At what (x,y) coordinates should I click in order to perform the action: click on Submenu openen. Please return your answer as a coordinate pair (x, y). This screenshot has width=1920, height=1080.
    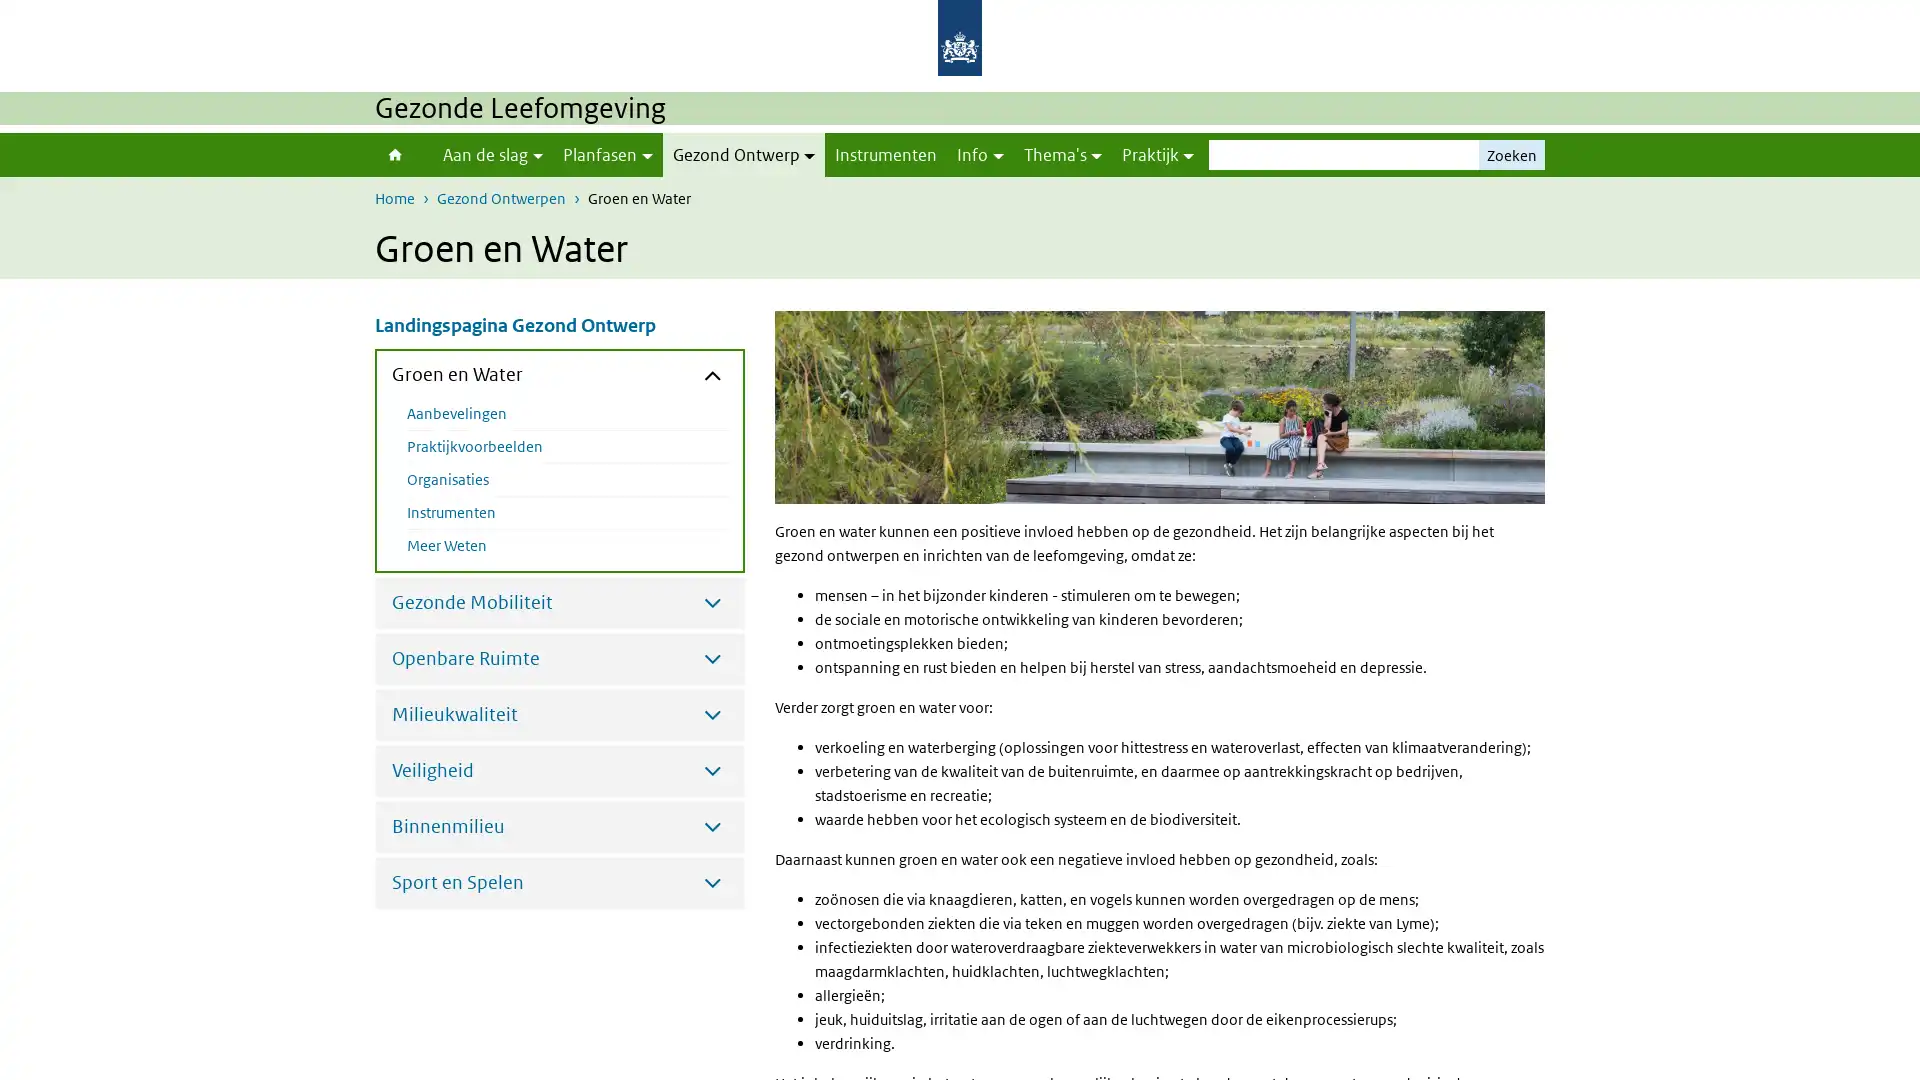
    Looking at the image, I should click on (713, 769).